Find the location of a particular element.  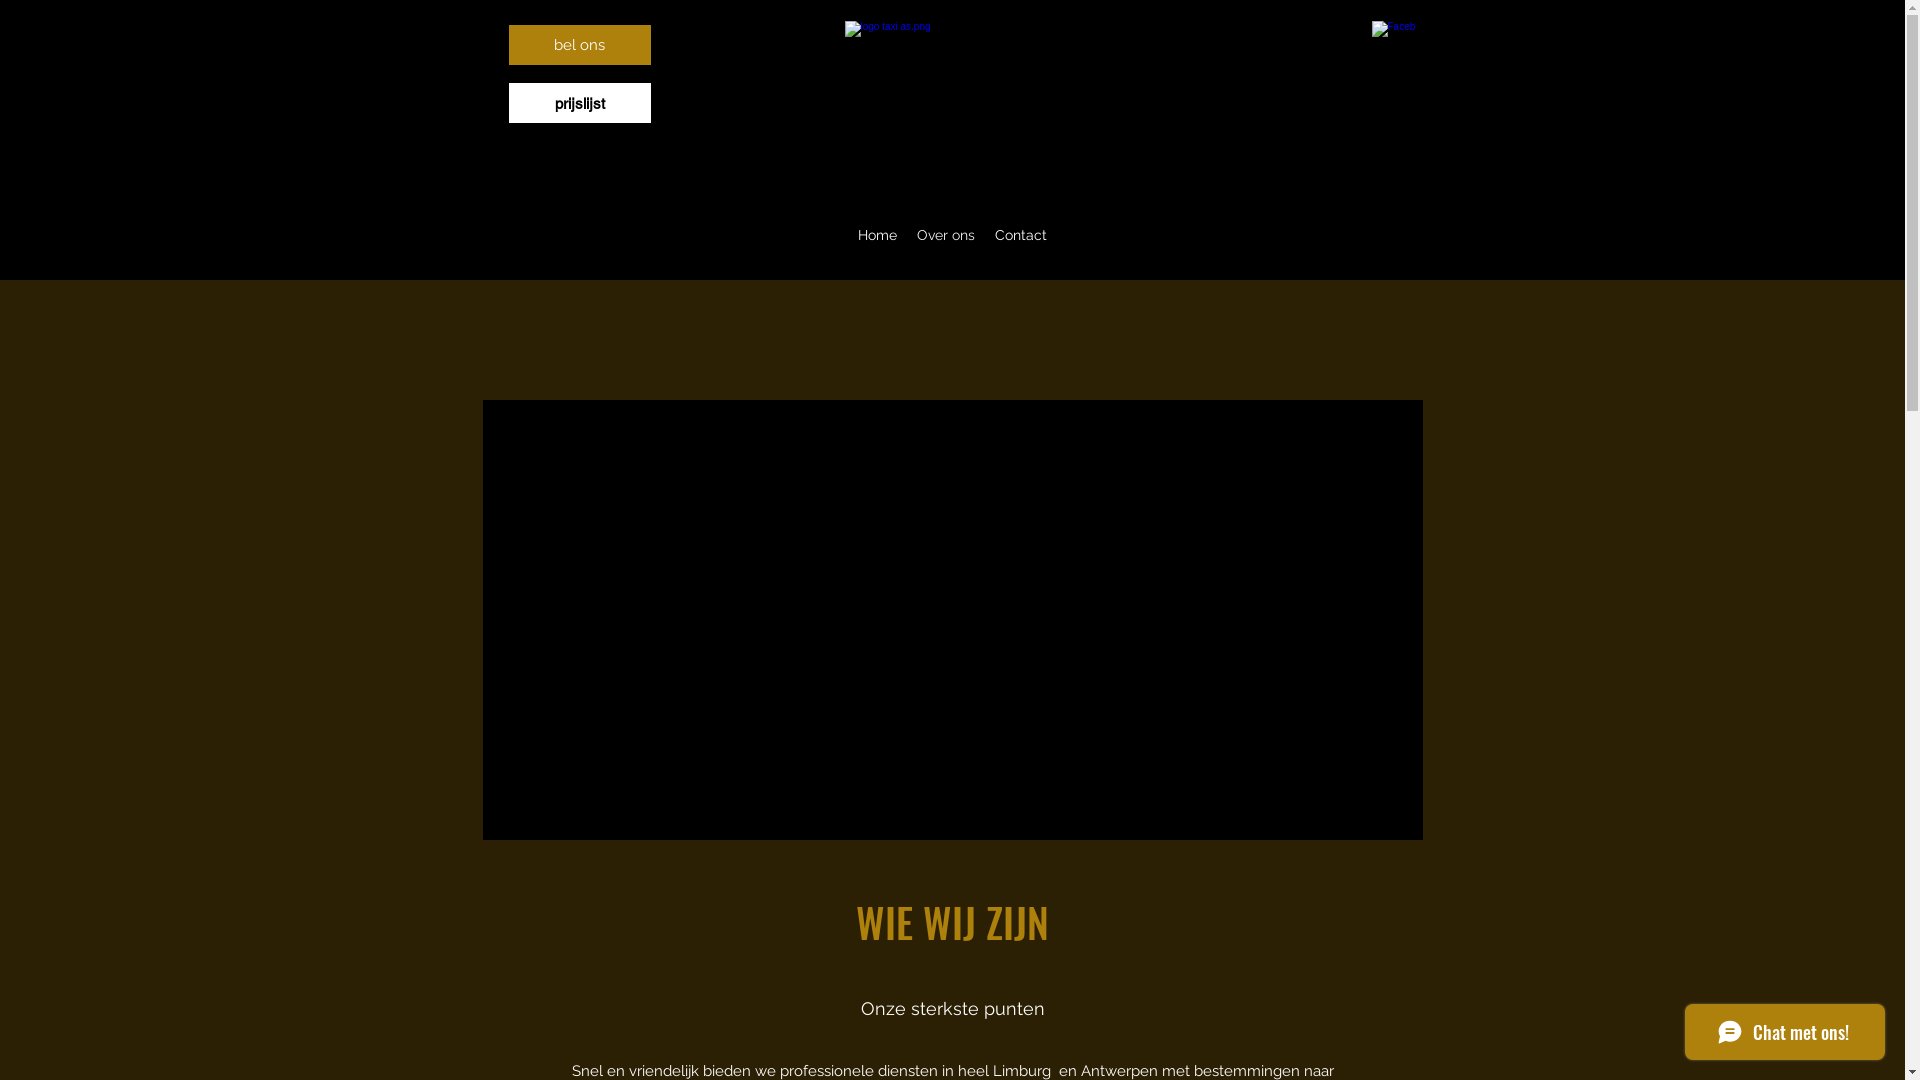

'Home' is located at coordinates (877, 234).